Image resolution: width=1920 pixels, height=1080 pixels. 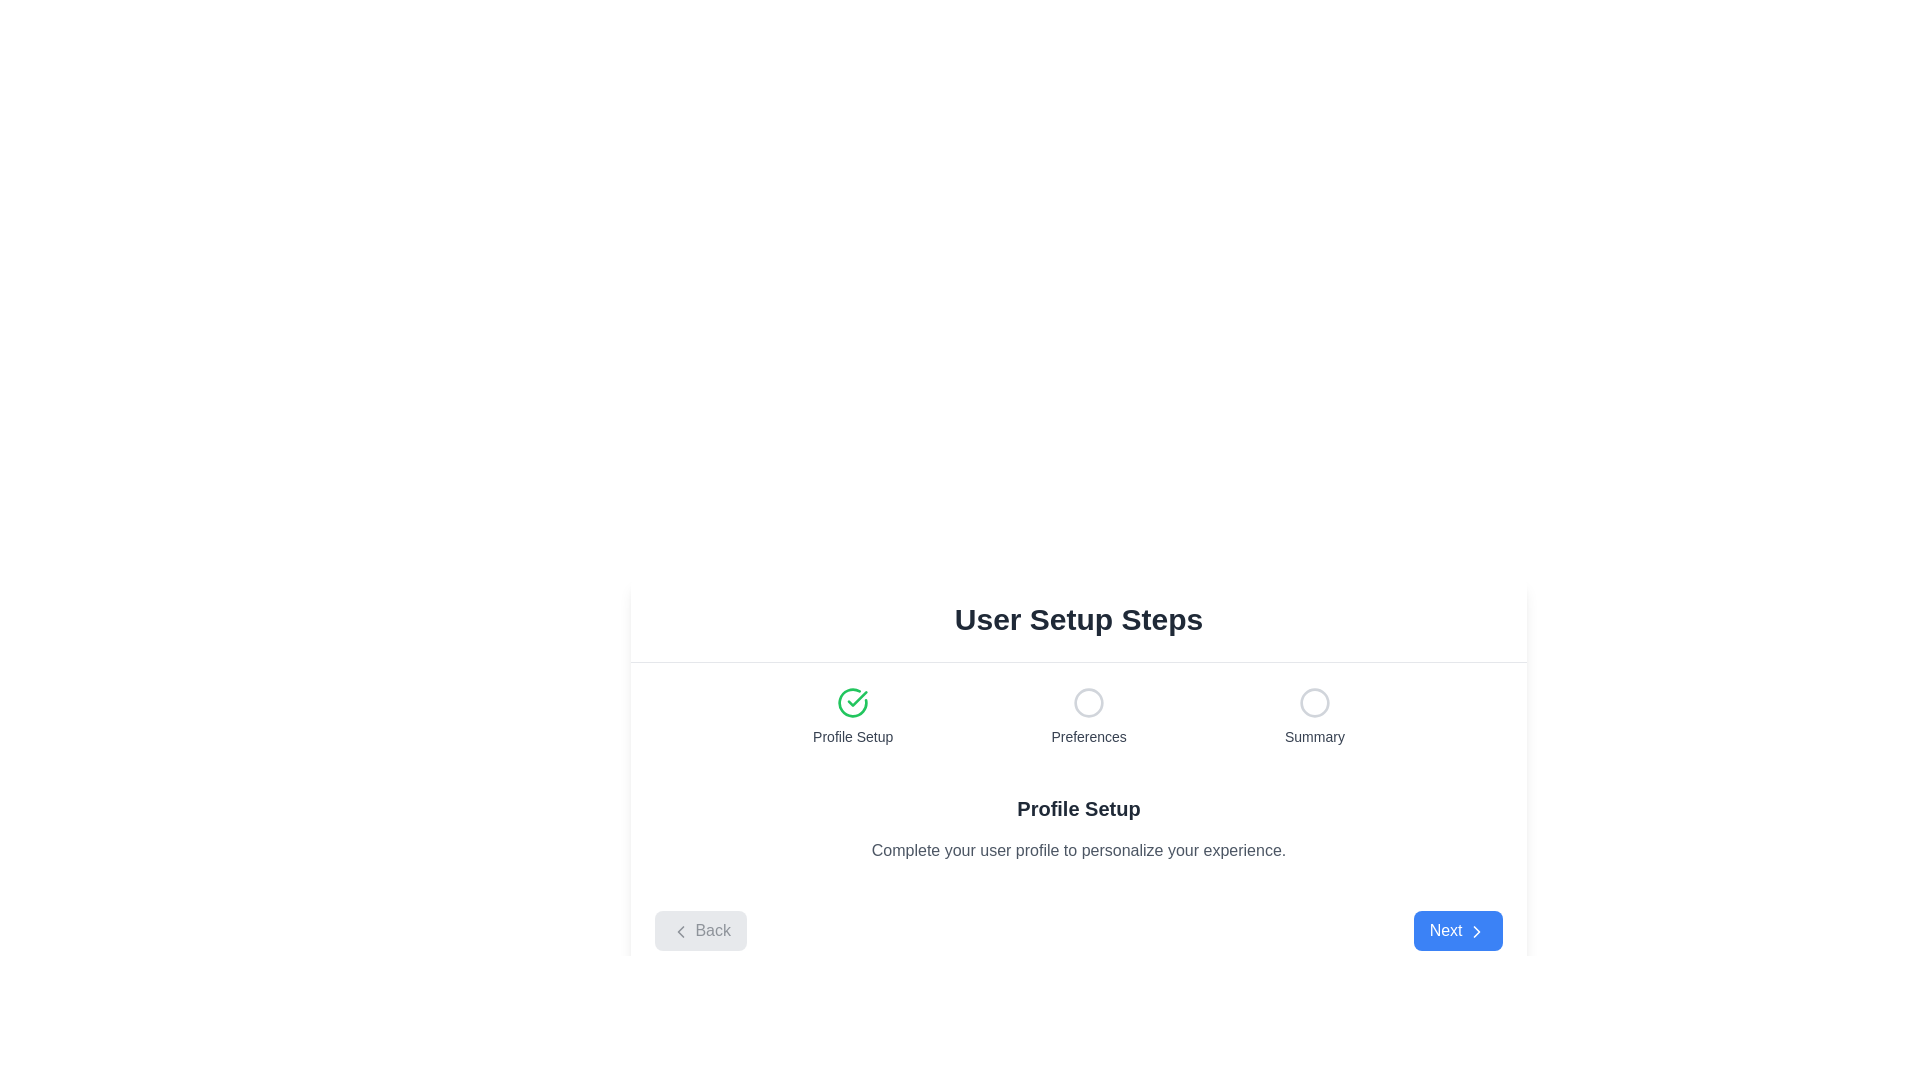 I want to click on the first circular icon indicating a completed step in the multi-step user setup process, located above the 'Profile Setup' text, so click(x=853, y=701).